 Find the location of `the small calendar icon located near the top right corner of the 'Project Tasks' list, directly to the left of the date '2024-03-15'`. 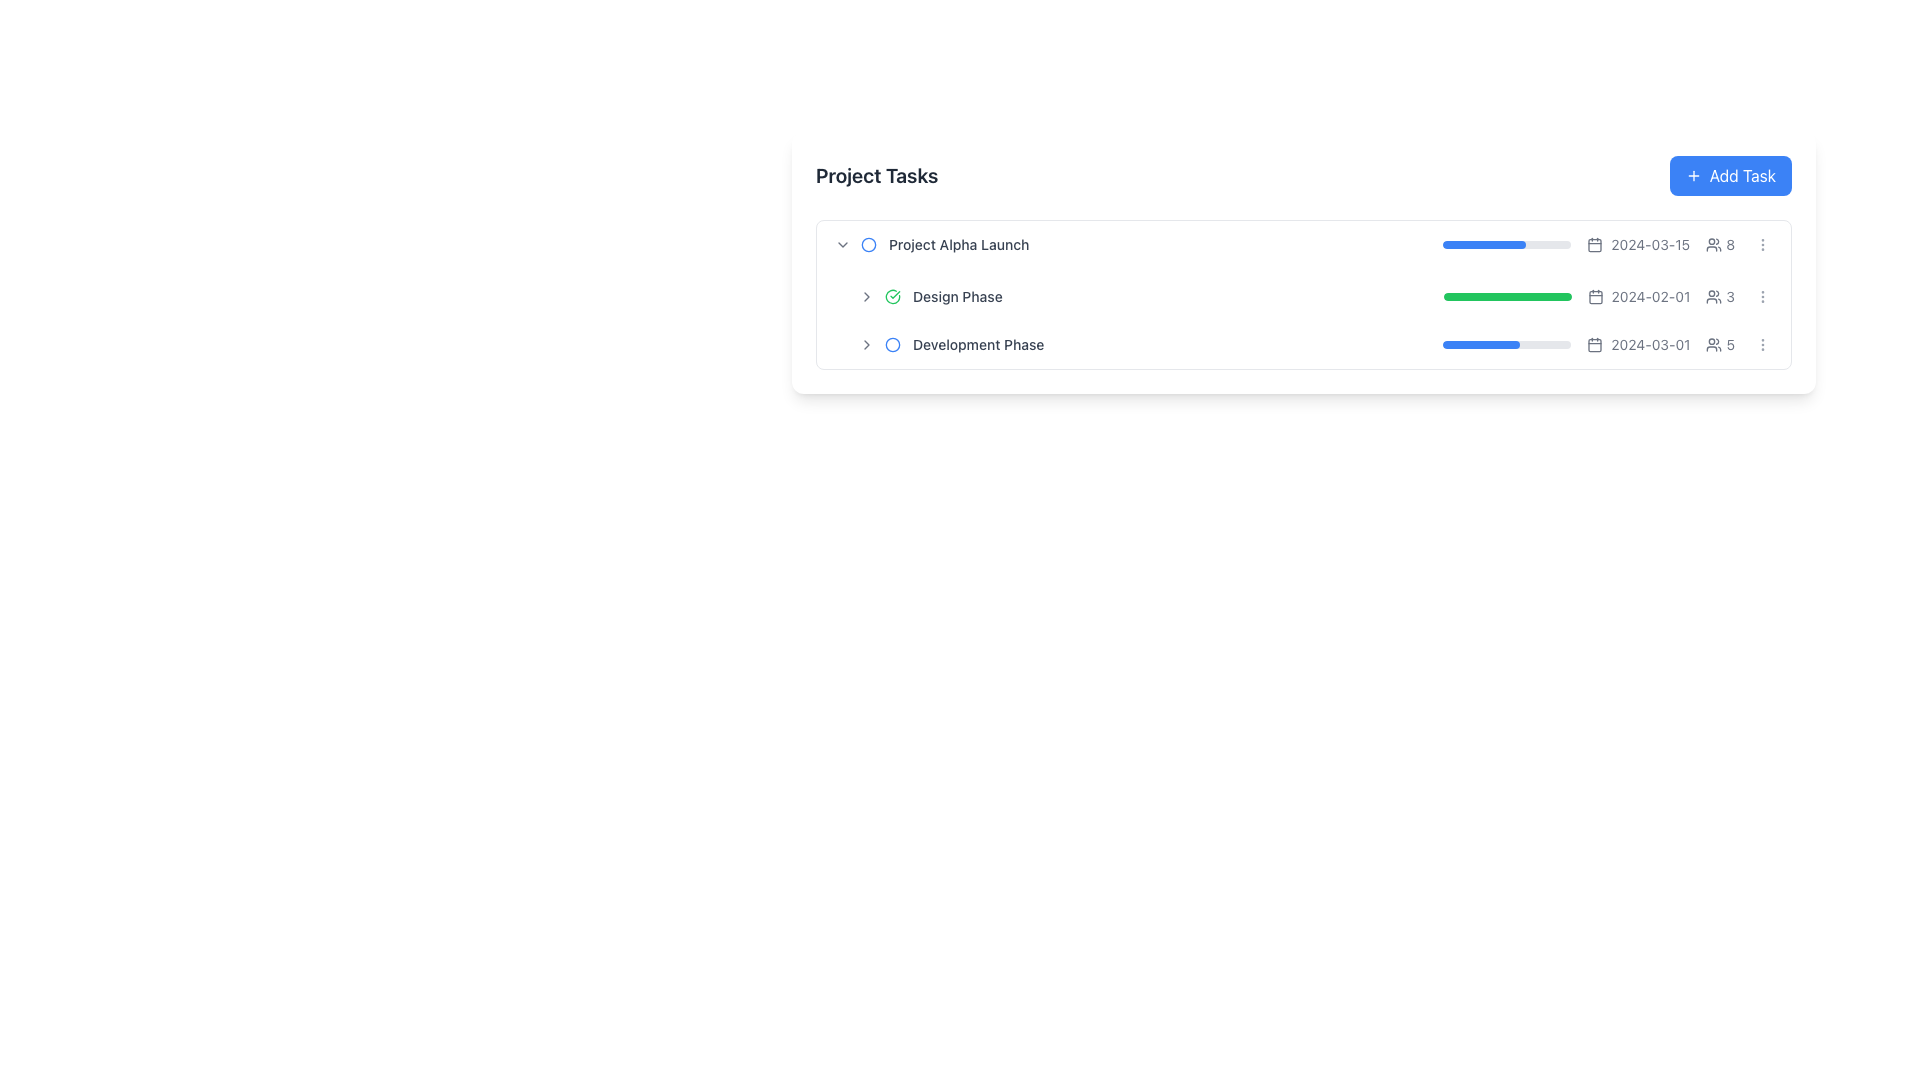

the small calendar icon located near the top right corner of the 'Project Tasks' list, directly to the left of the date '2024-03-15' is located at coordinates (1594, 244).